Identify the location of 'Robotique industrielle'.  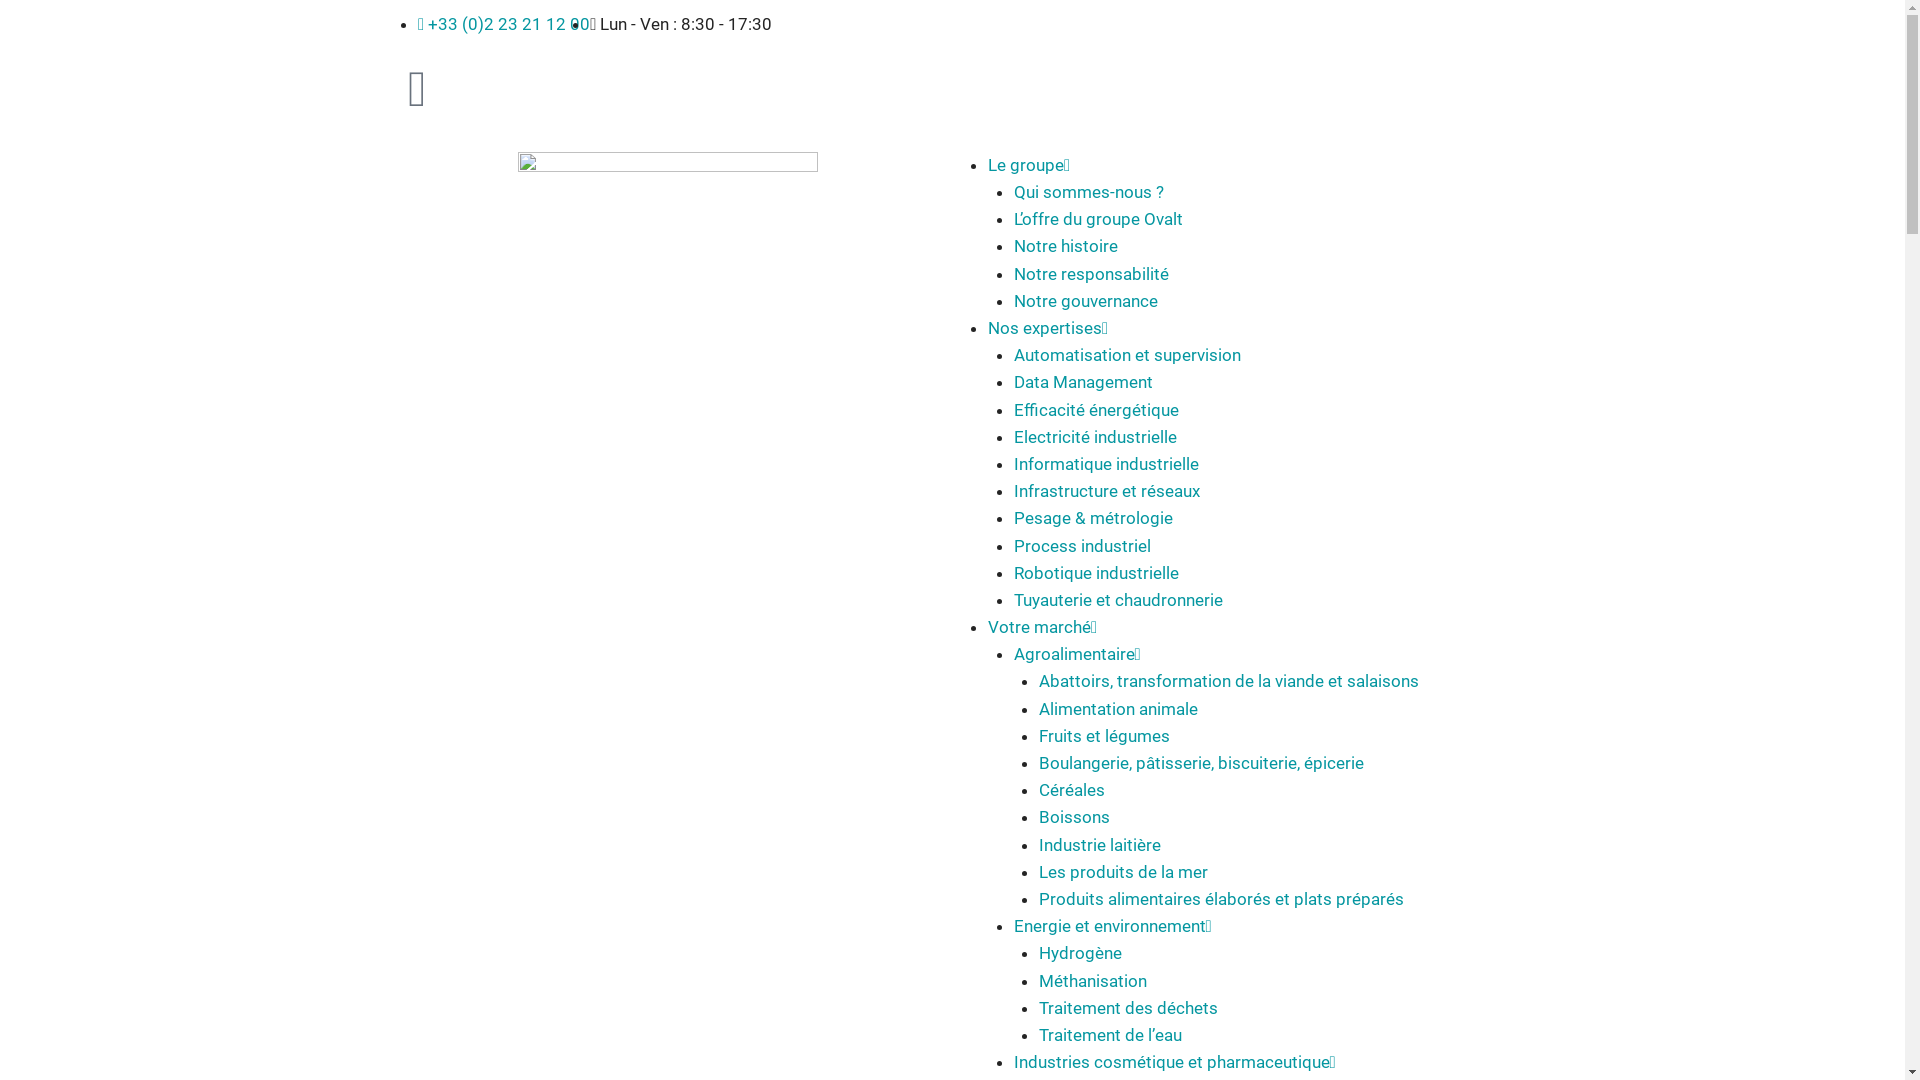
(1095, 573).